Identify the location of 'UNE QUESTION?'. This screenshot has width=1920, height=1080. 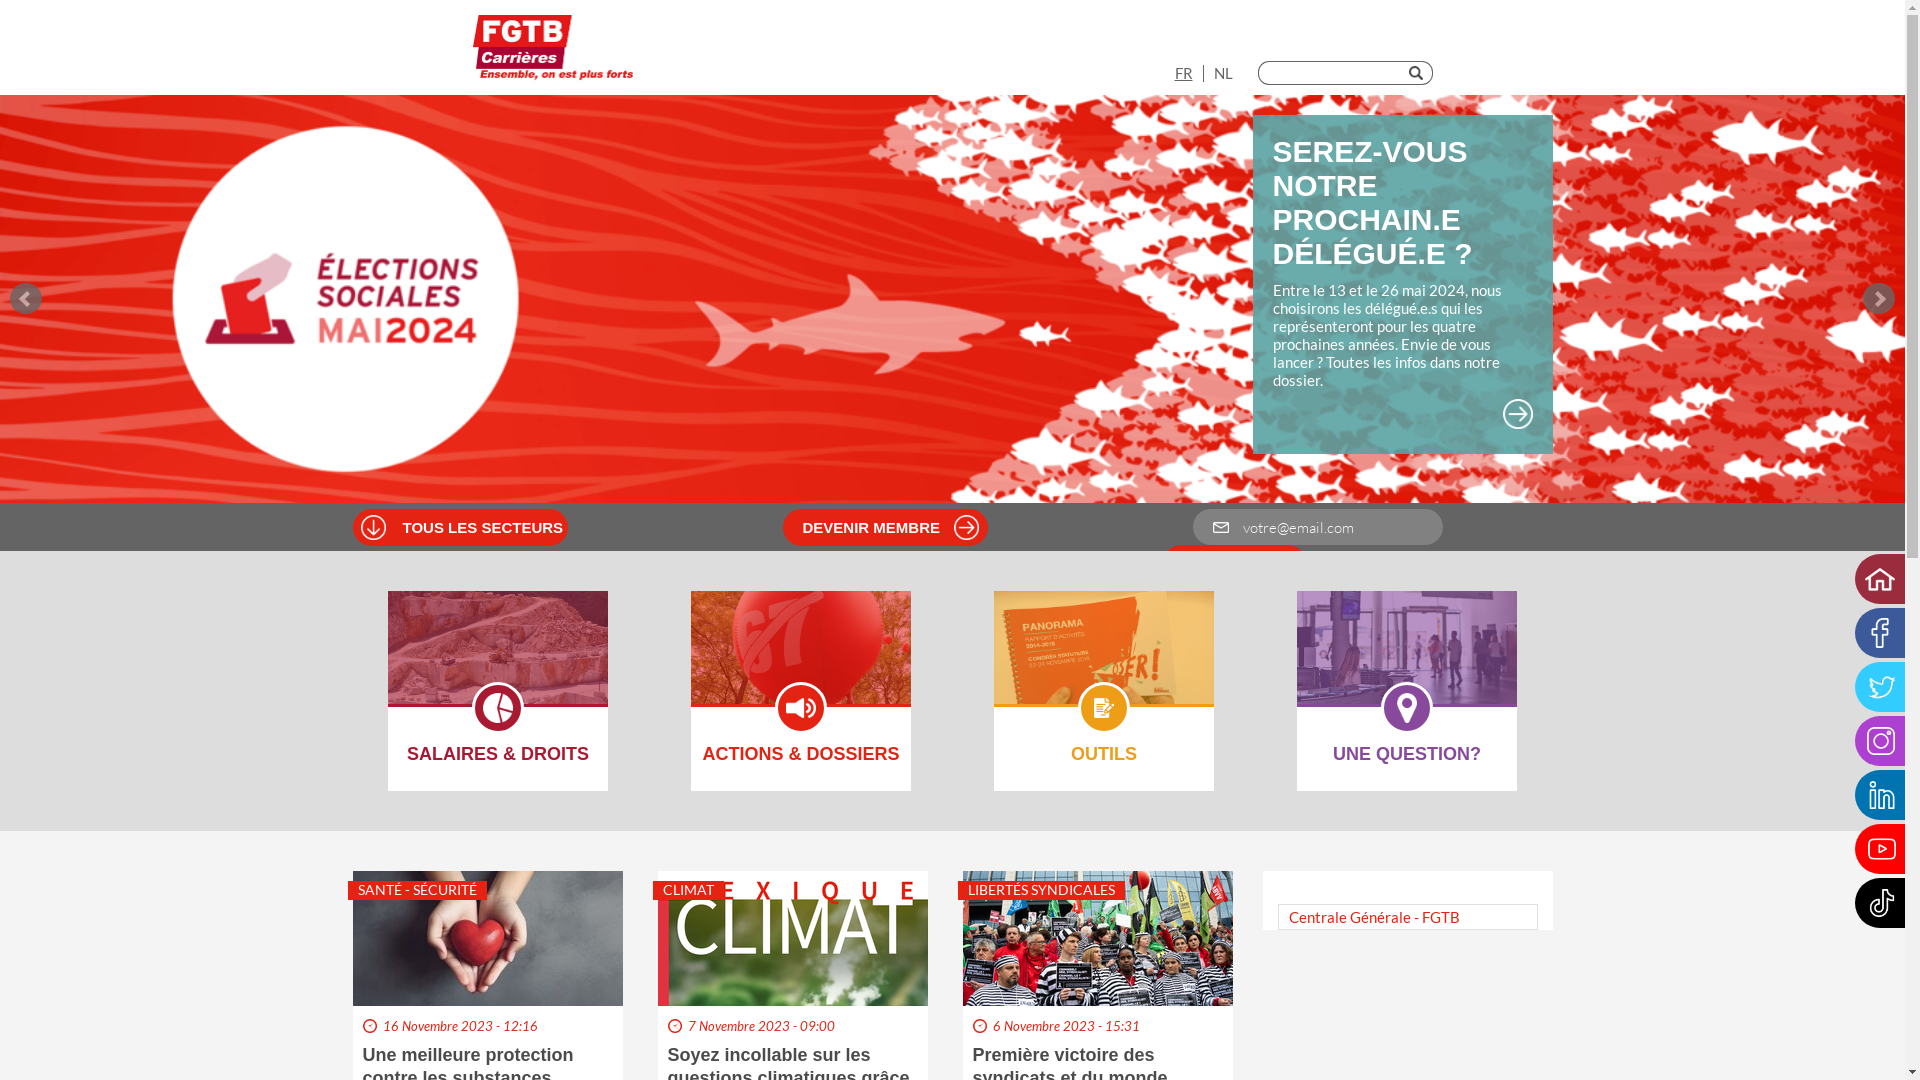
(1296, 660).